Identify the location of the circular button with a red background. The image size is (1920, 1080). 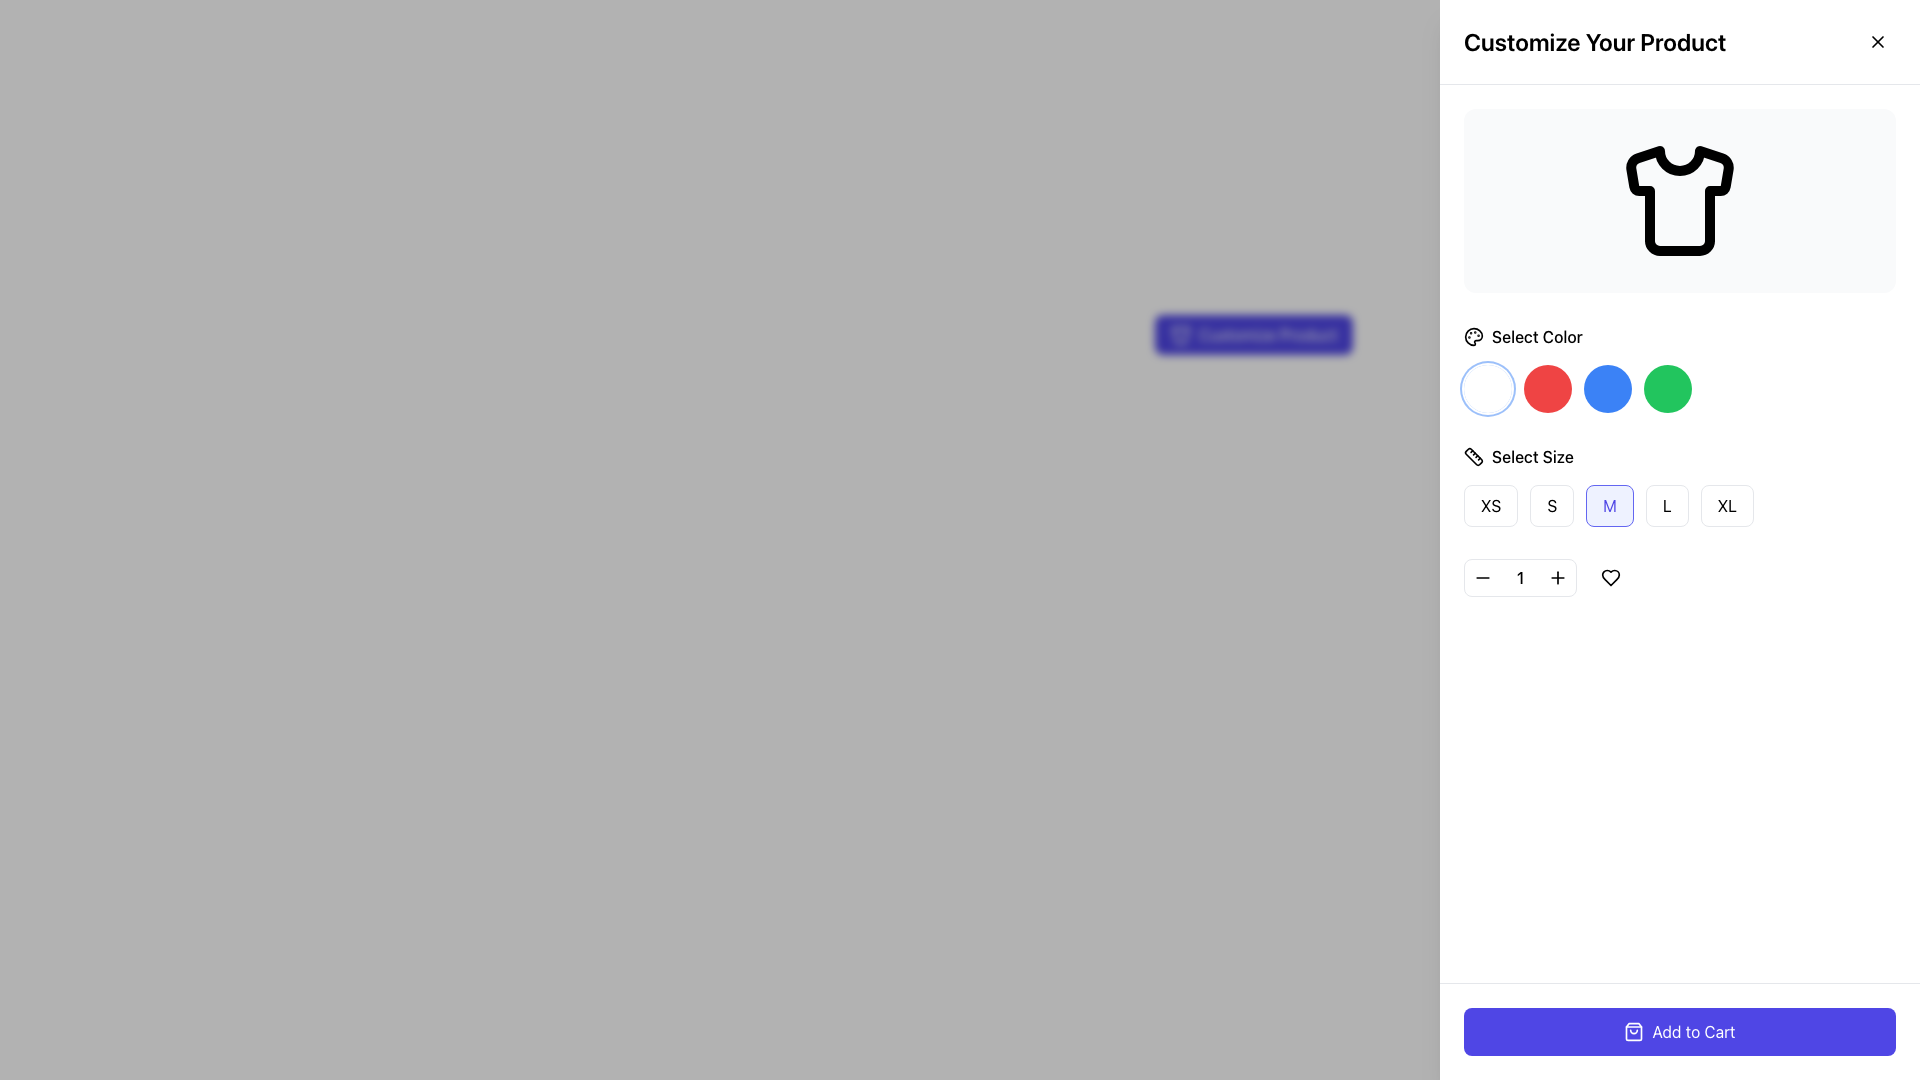
(1547, 389).